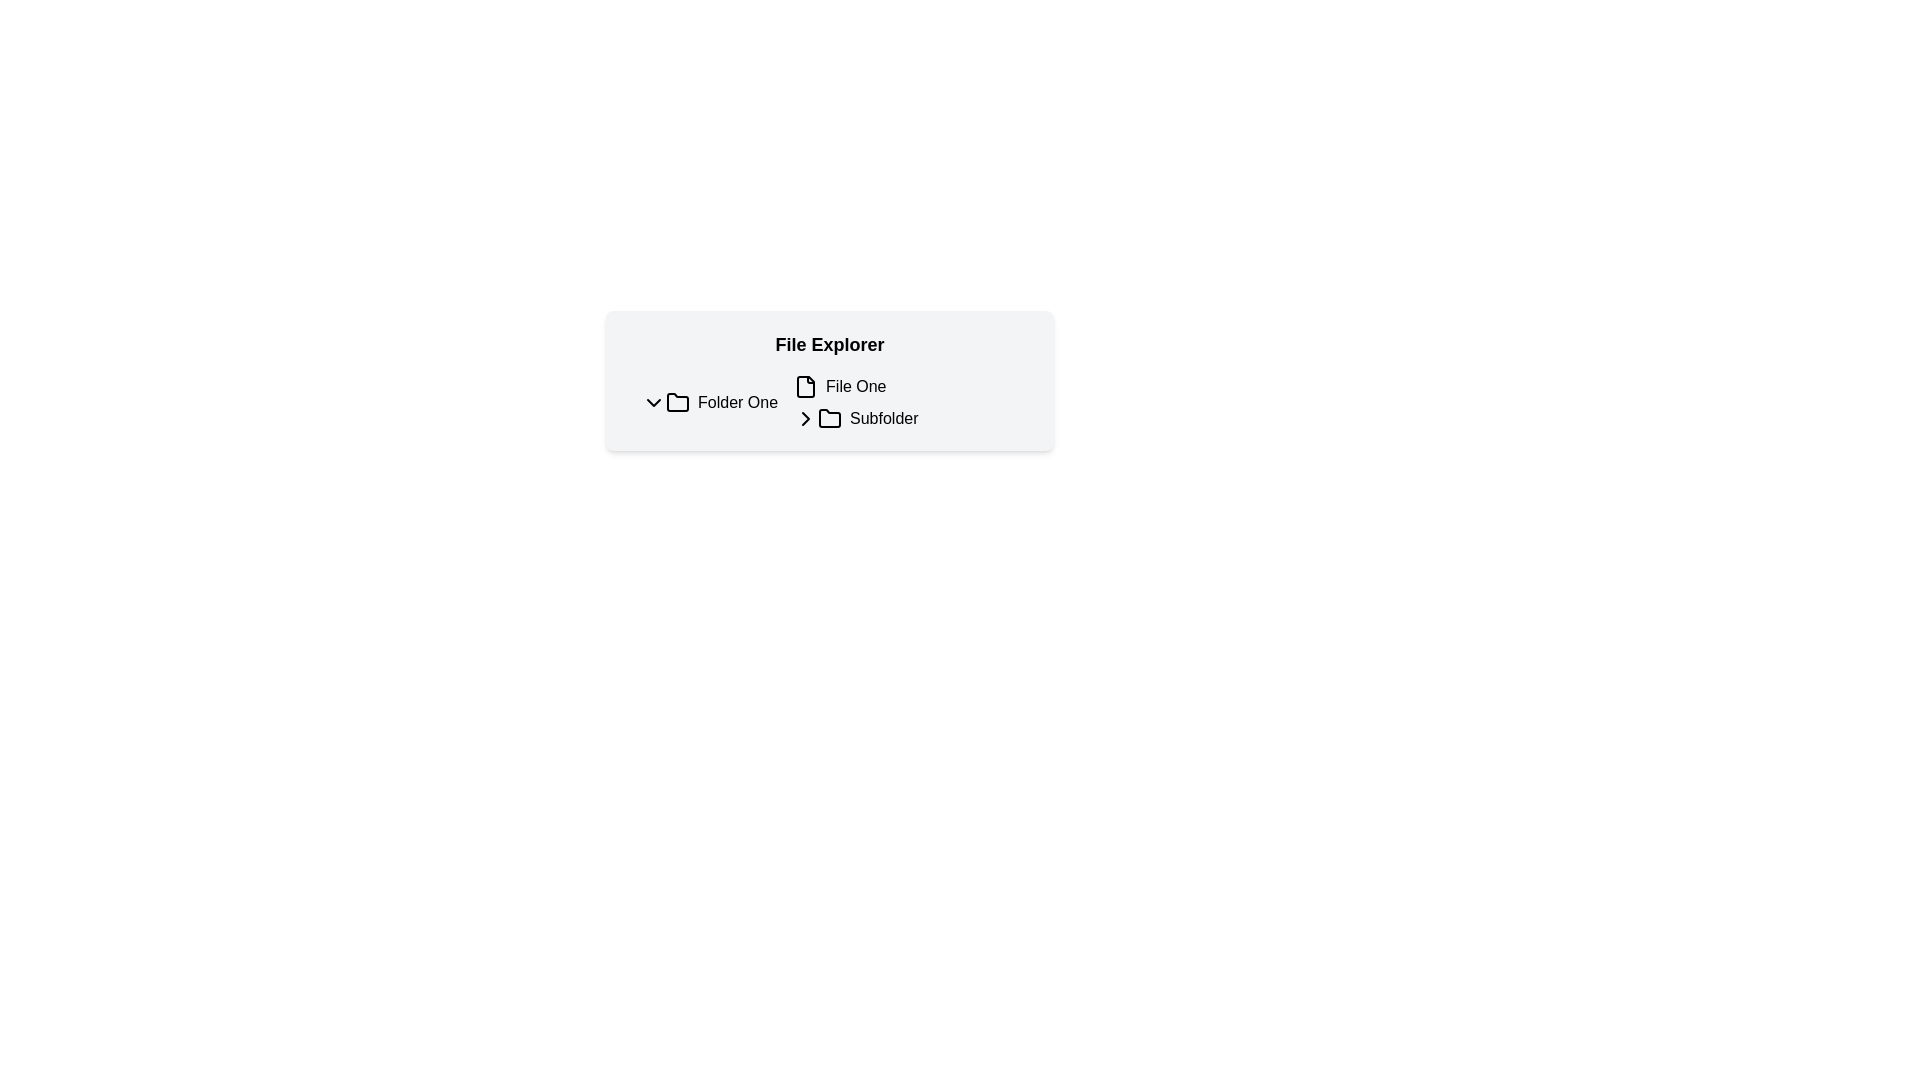 This screenshot has height=1080, width=1920. What do you see at coordinates (806, 418) in the screenshot?
I see `the chevron icon located to the left of the 'Subfolder' label to trigger a tooltip` at bounding box center [806, 418].